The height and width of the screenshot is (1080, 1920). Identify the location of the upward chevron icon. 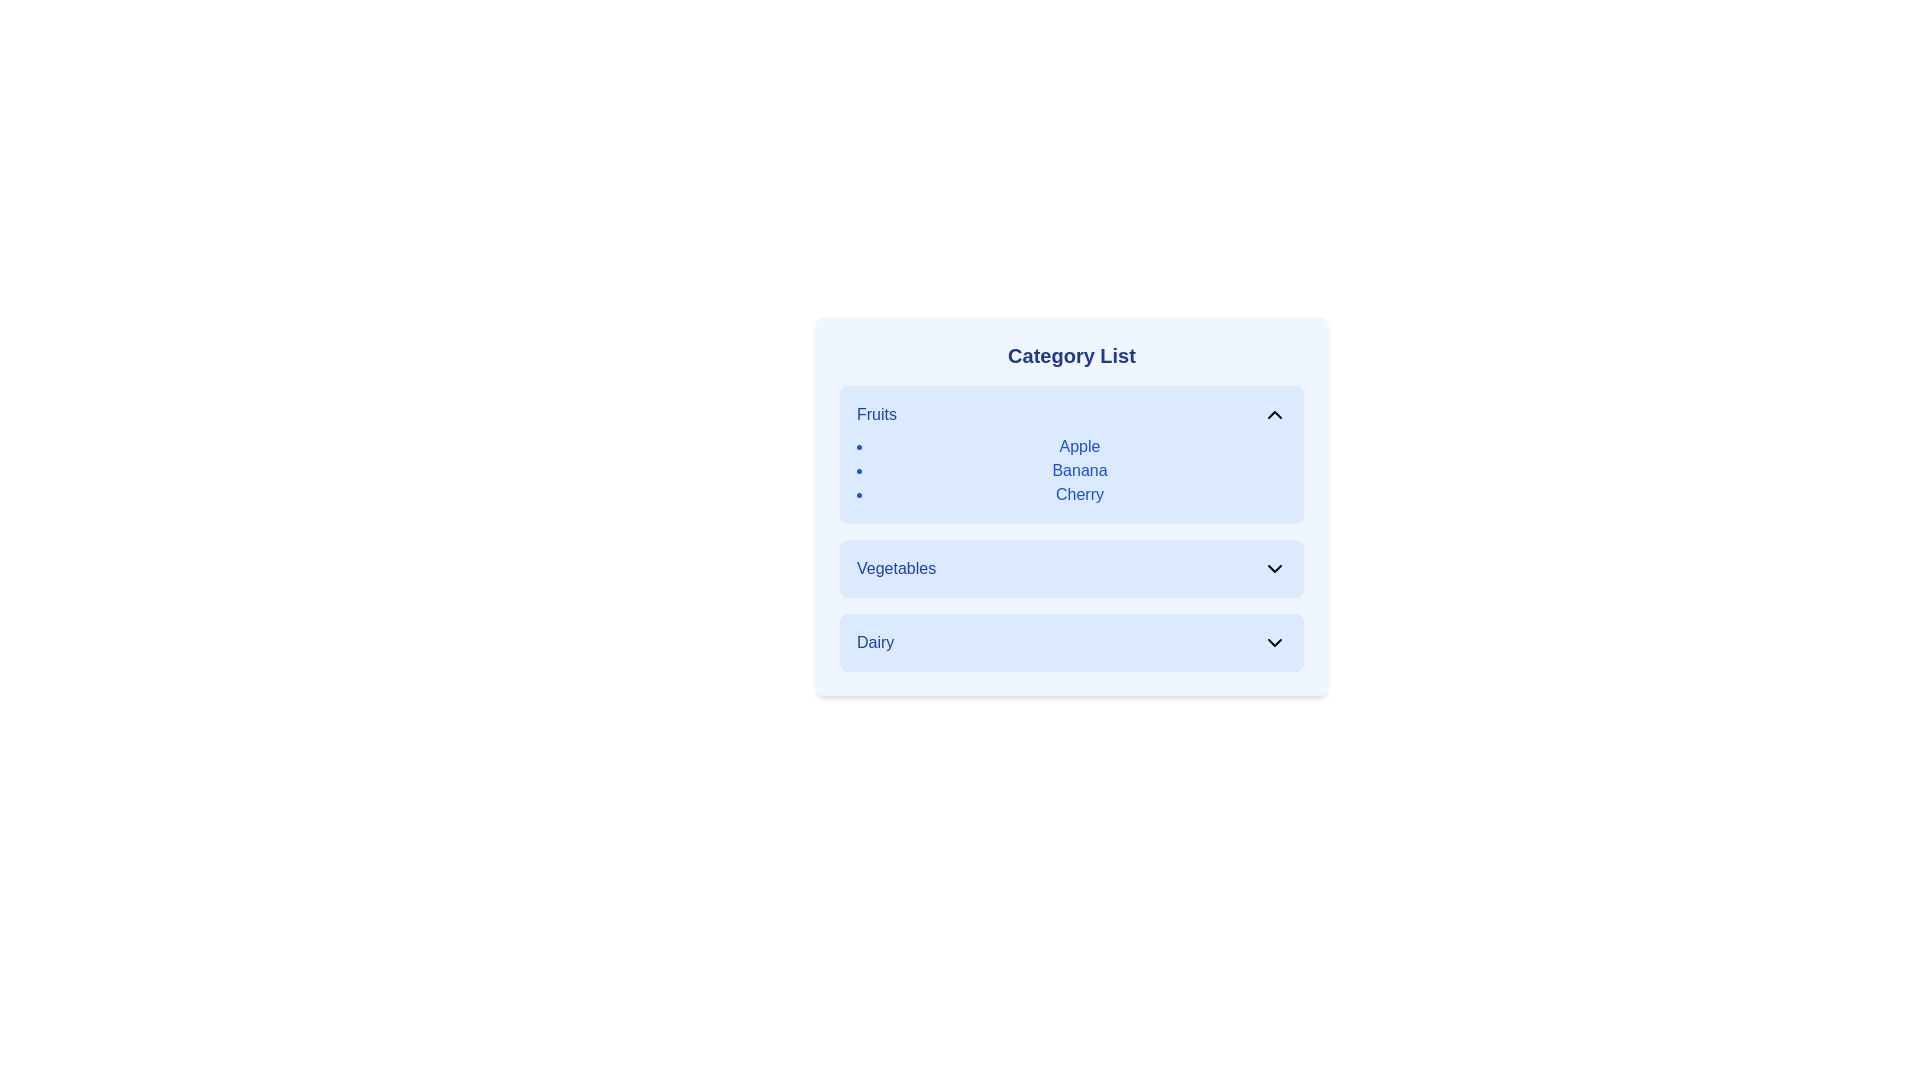
(1274, 414).